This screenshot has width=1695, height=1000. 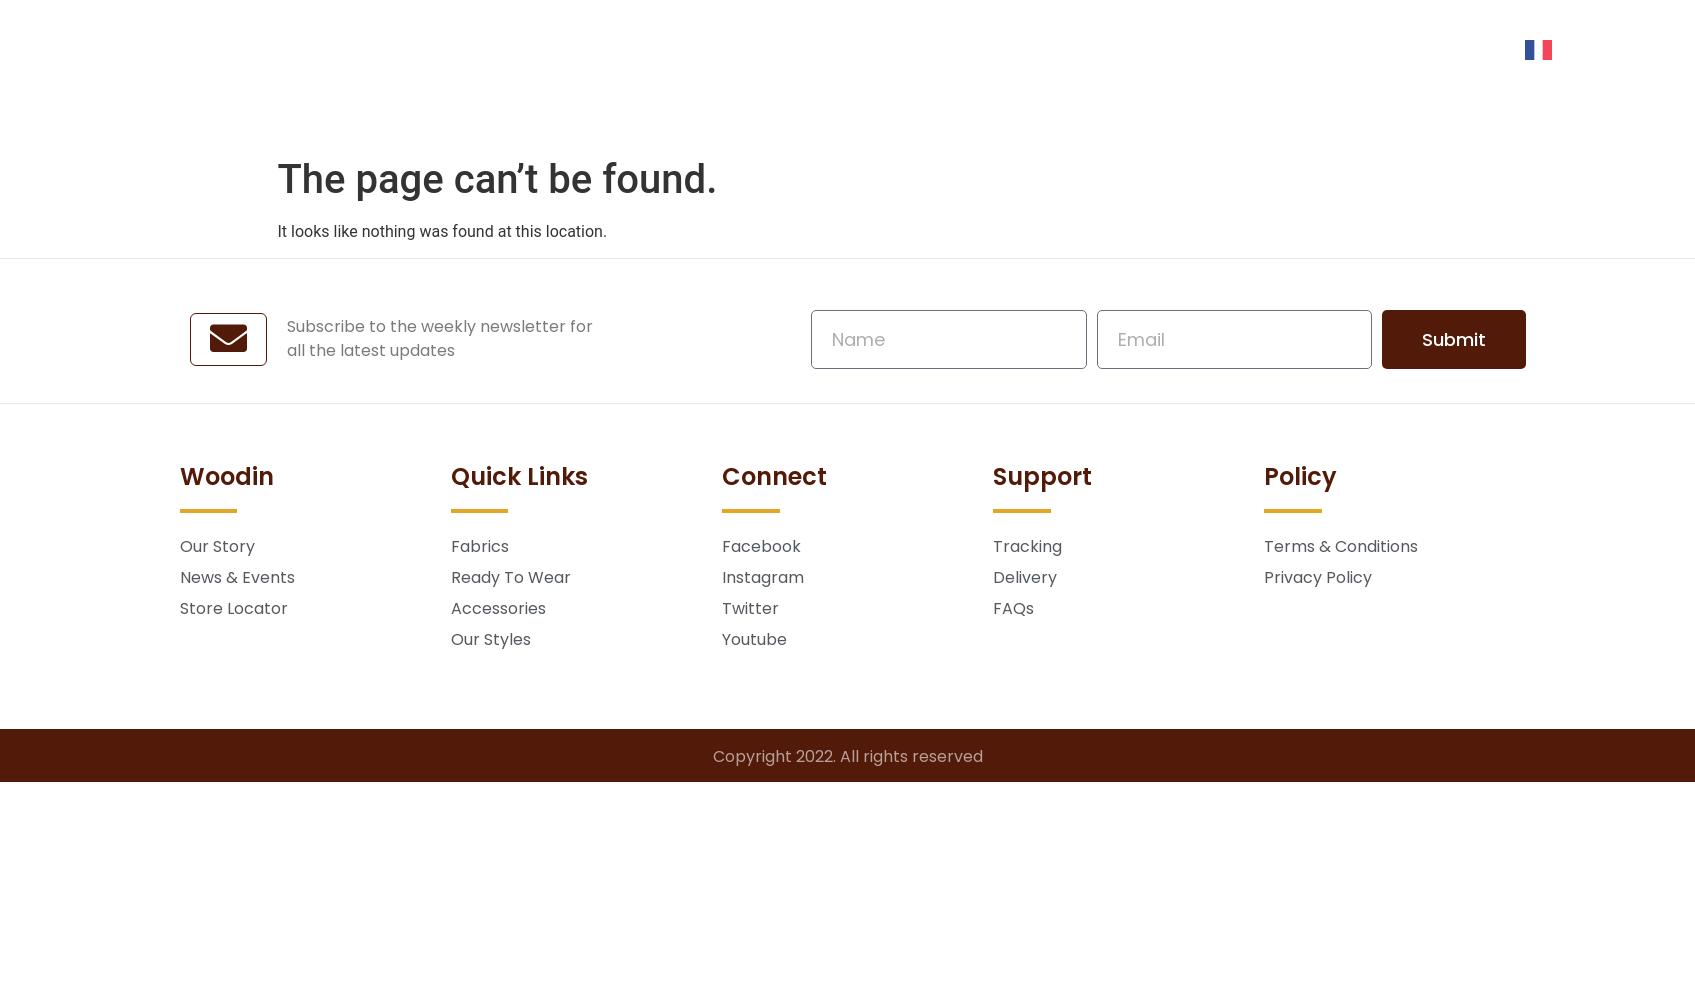 I want to click on 'Instagram', so click(x=761, y=575).